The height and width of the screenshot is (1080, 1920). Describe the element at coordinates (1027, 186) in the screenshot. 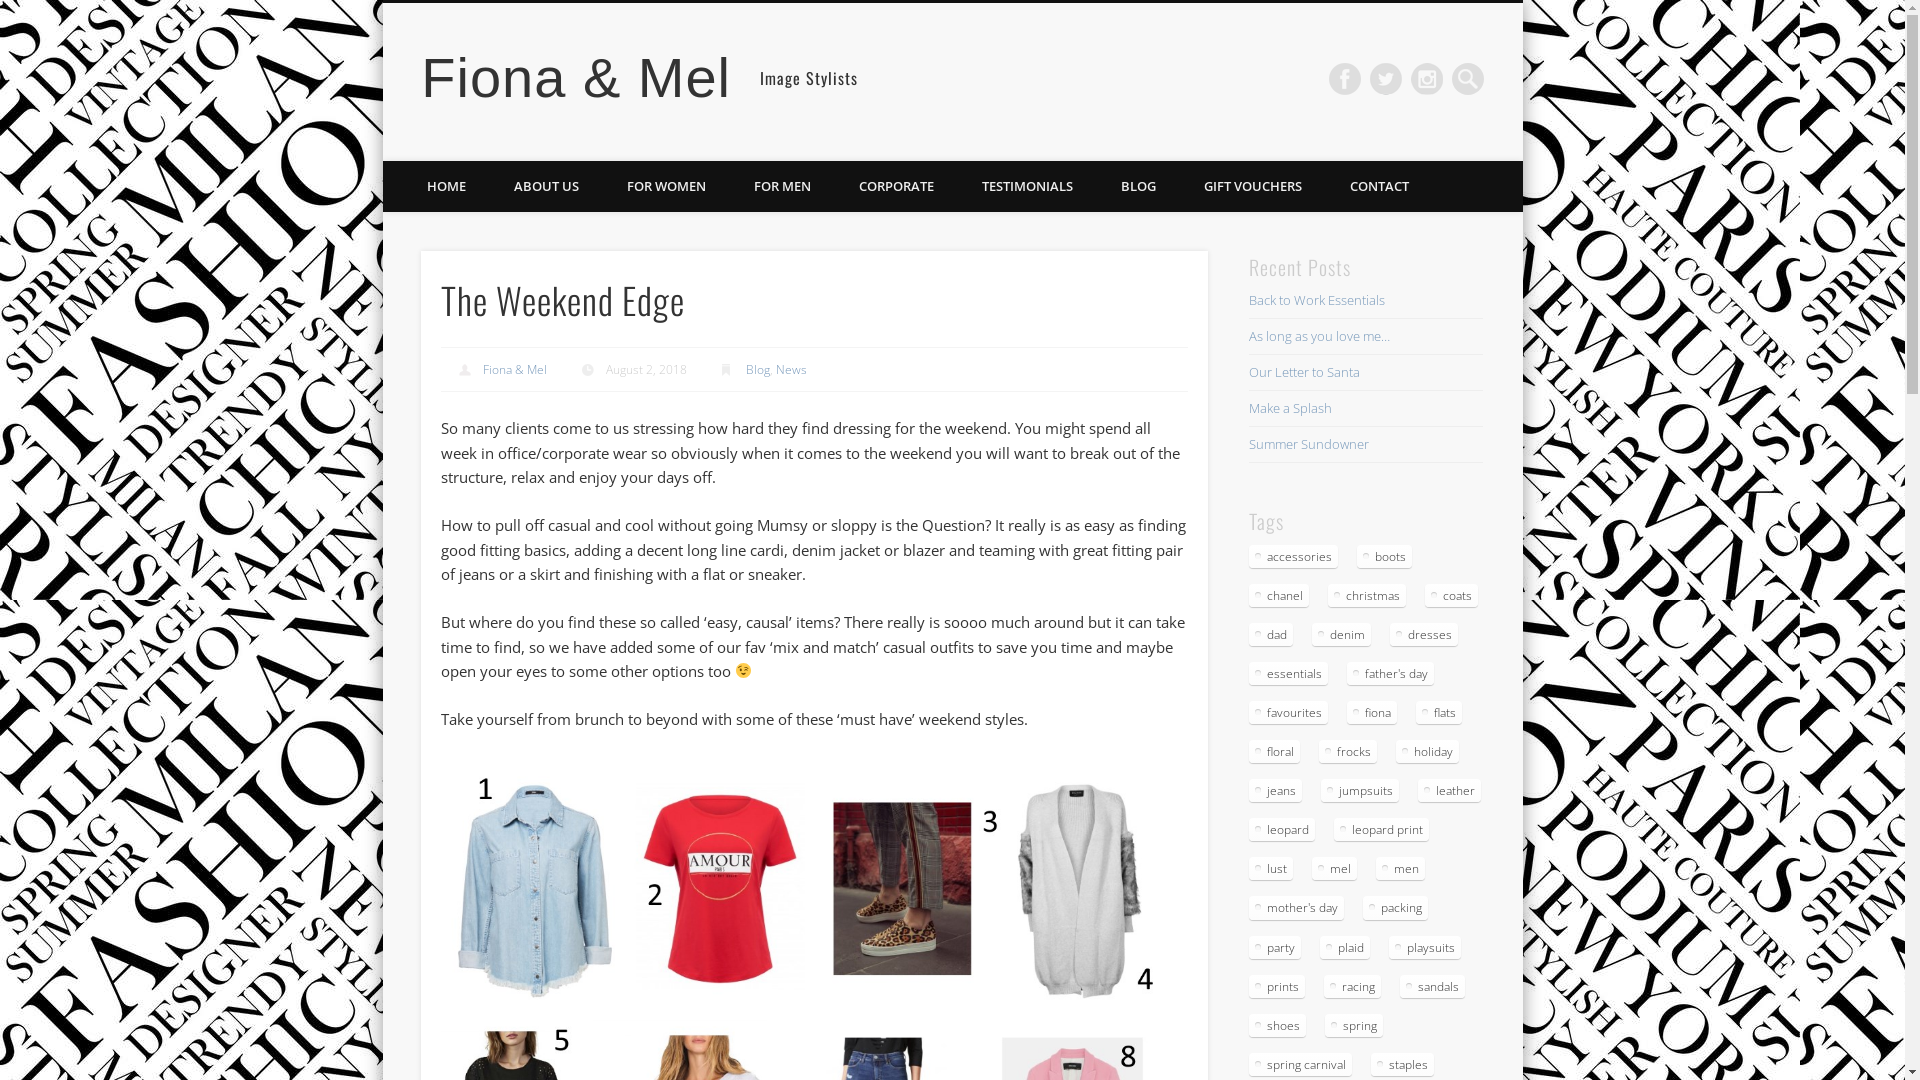

I see `'TESTIMONIALS'` at that location.